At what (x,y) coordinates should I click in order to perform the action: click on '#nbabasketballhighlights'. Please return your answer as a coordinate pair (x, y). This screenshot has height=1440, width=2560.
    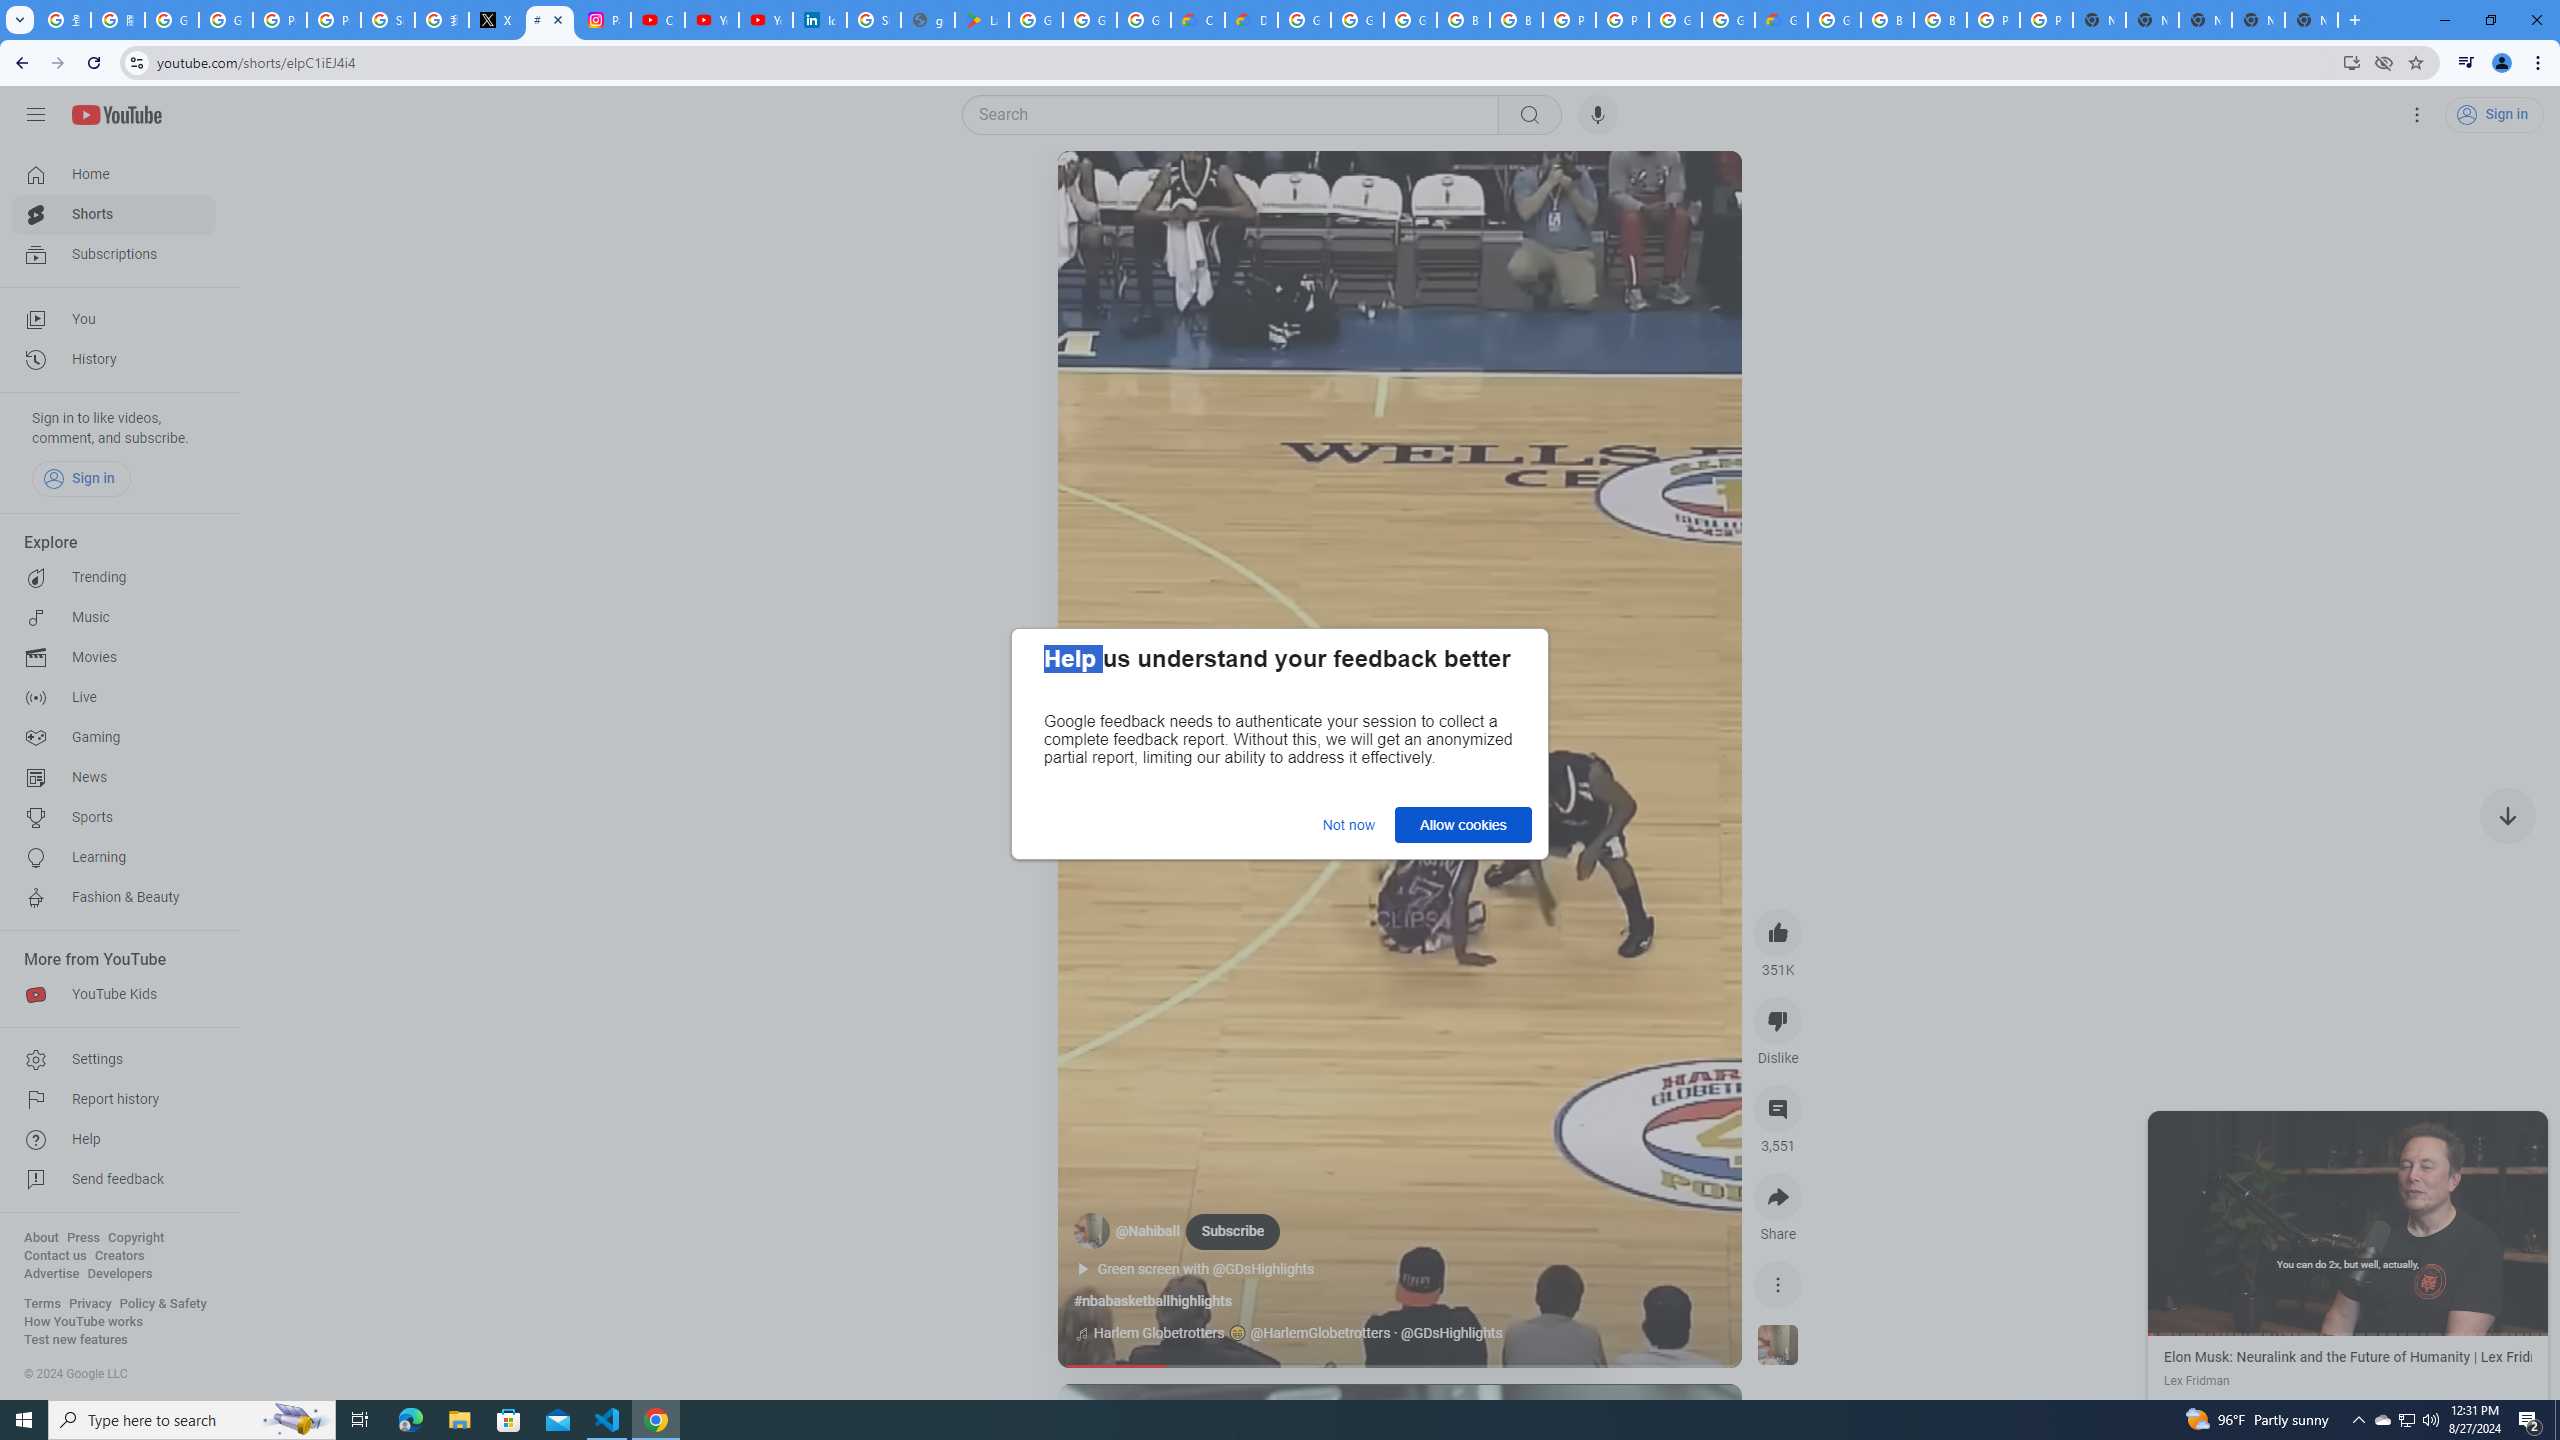
    Looking at the image, I should click on (1151, 1301).